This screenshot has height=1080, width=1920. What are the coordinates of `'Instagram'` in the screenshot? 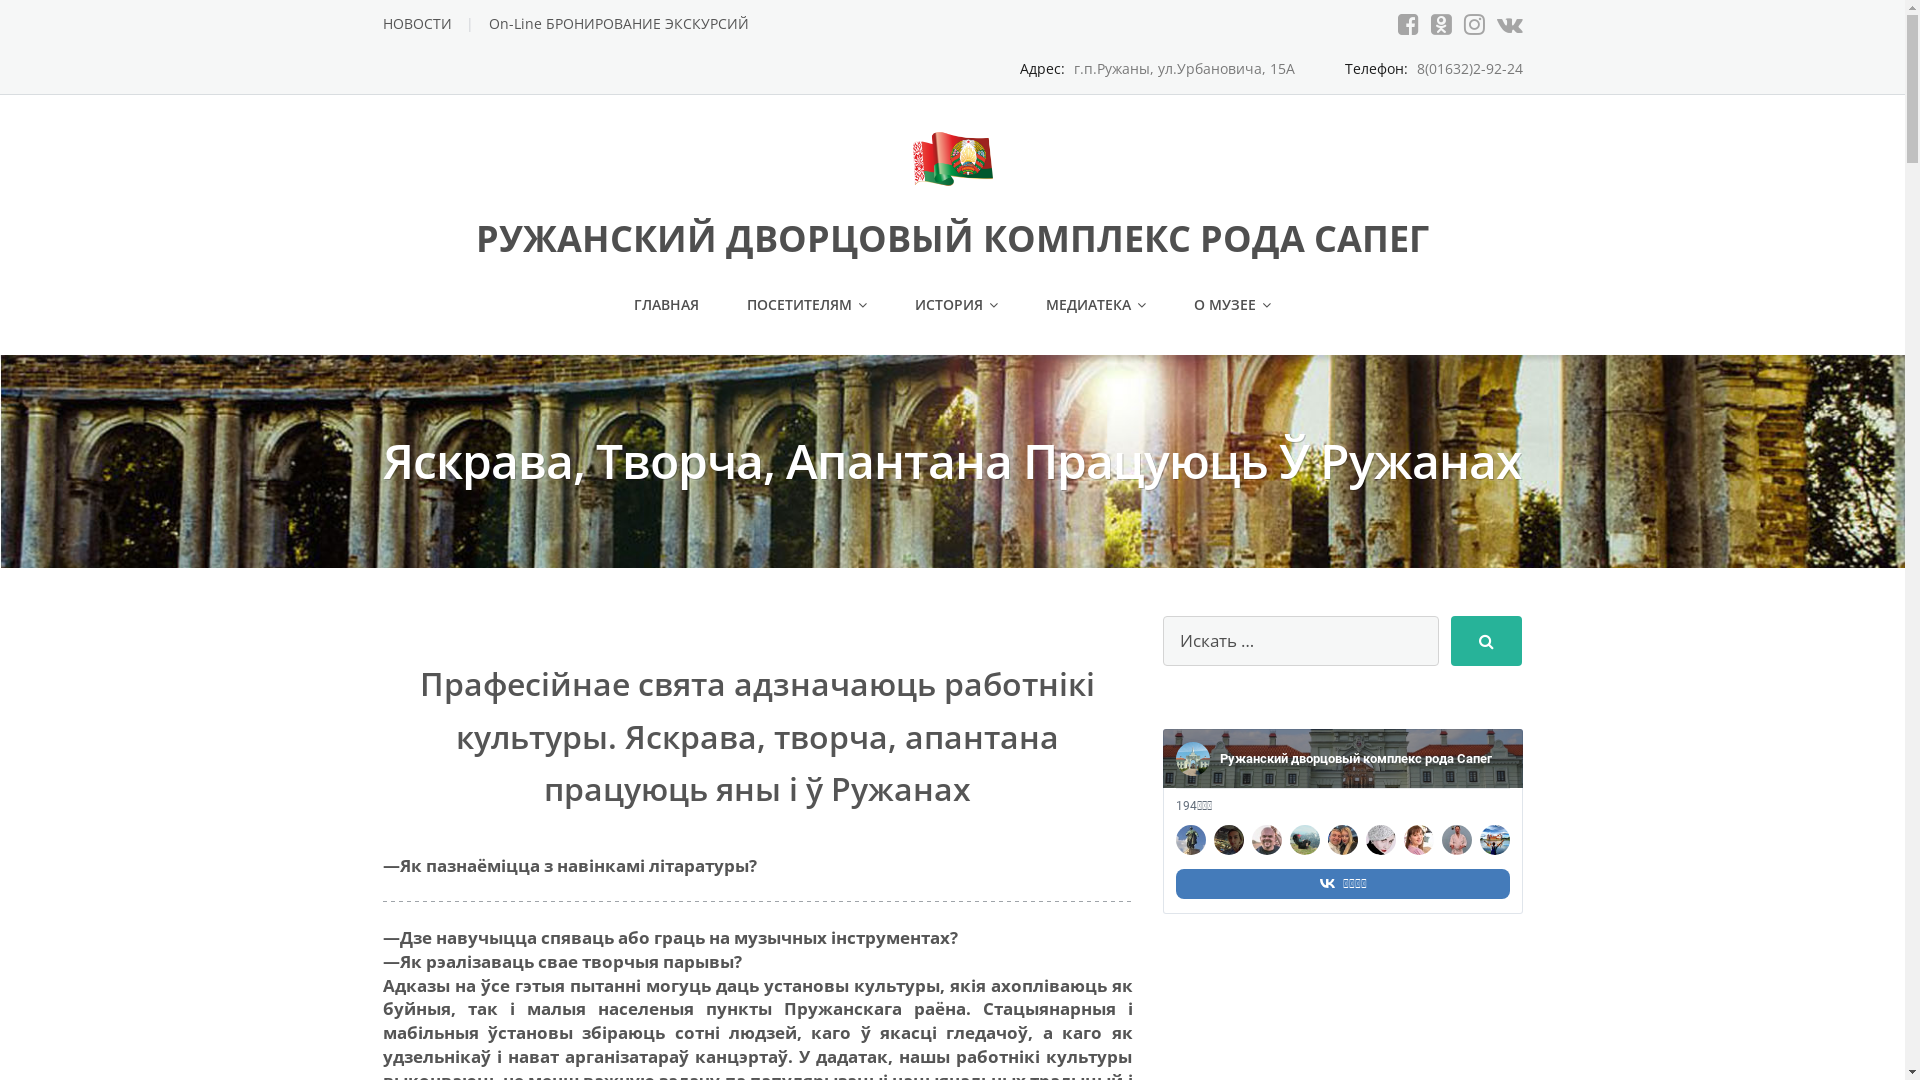 It's located at (1474, 23).